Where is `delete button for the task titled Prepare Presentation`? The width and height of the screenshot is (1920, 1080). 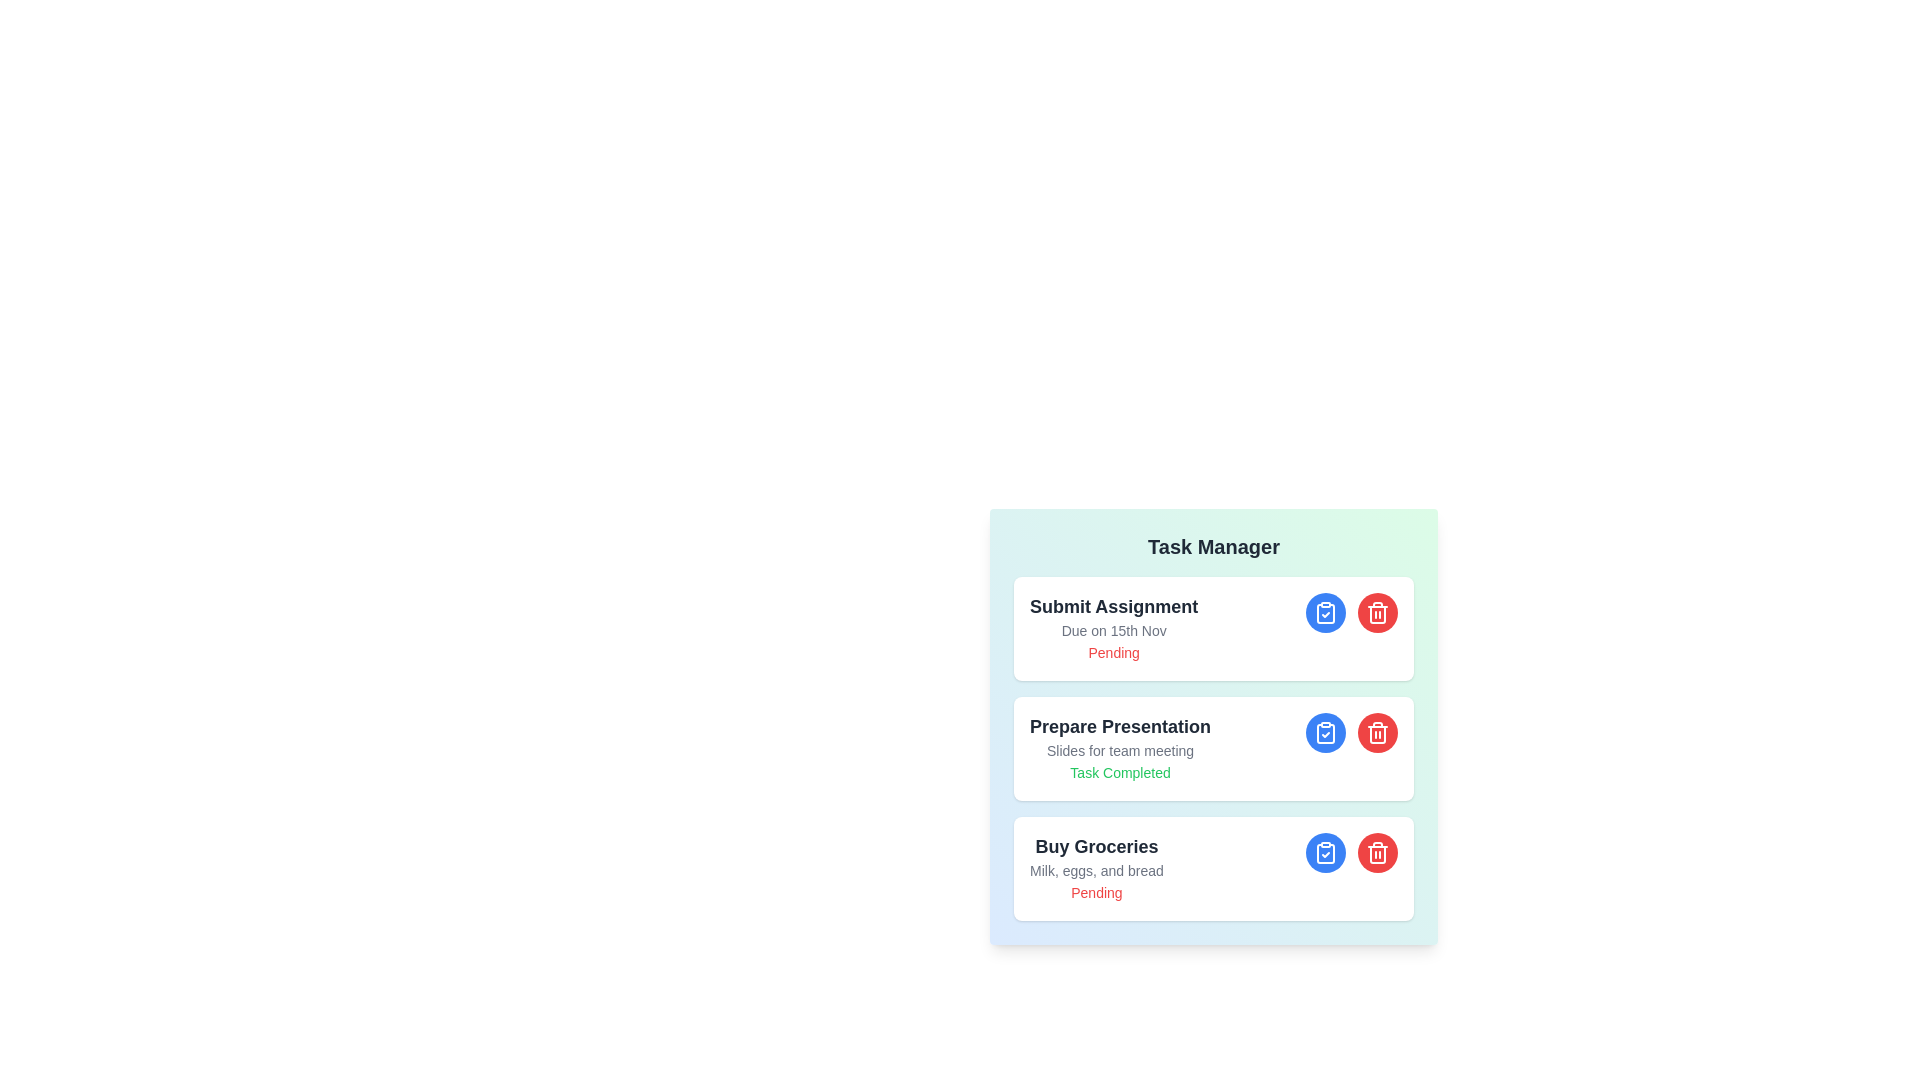 delete button for the task titled Prepare Presentation is located at coordinates (1376, 732).